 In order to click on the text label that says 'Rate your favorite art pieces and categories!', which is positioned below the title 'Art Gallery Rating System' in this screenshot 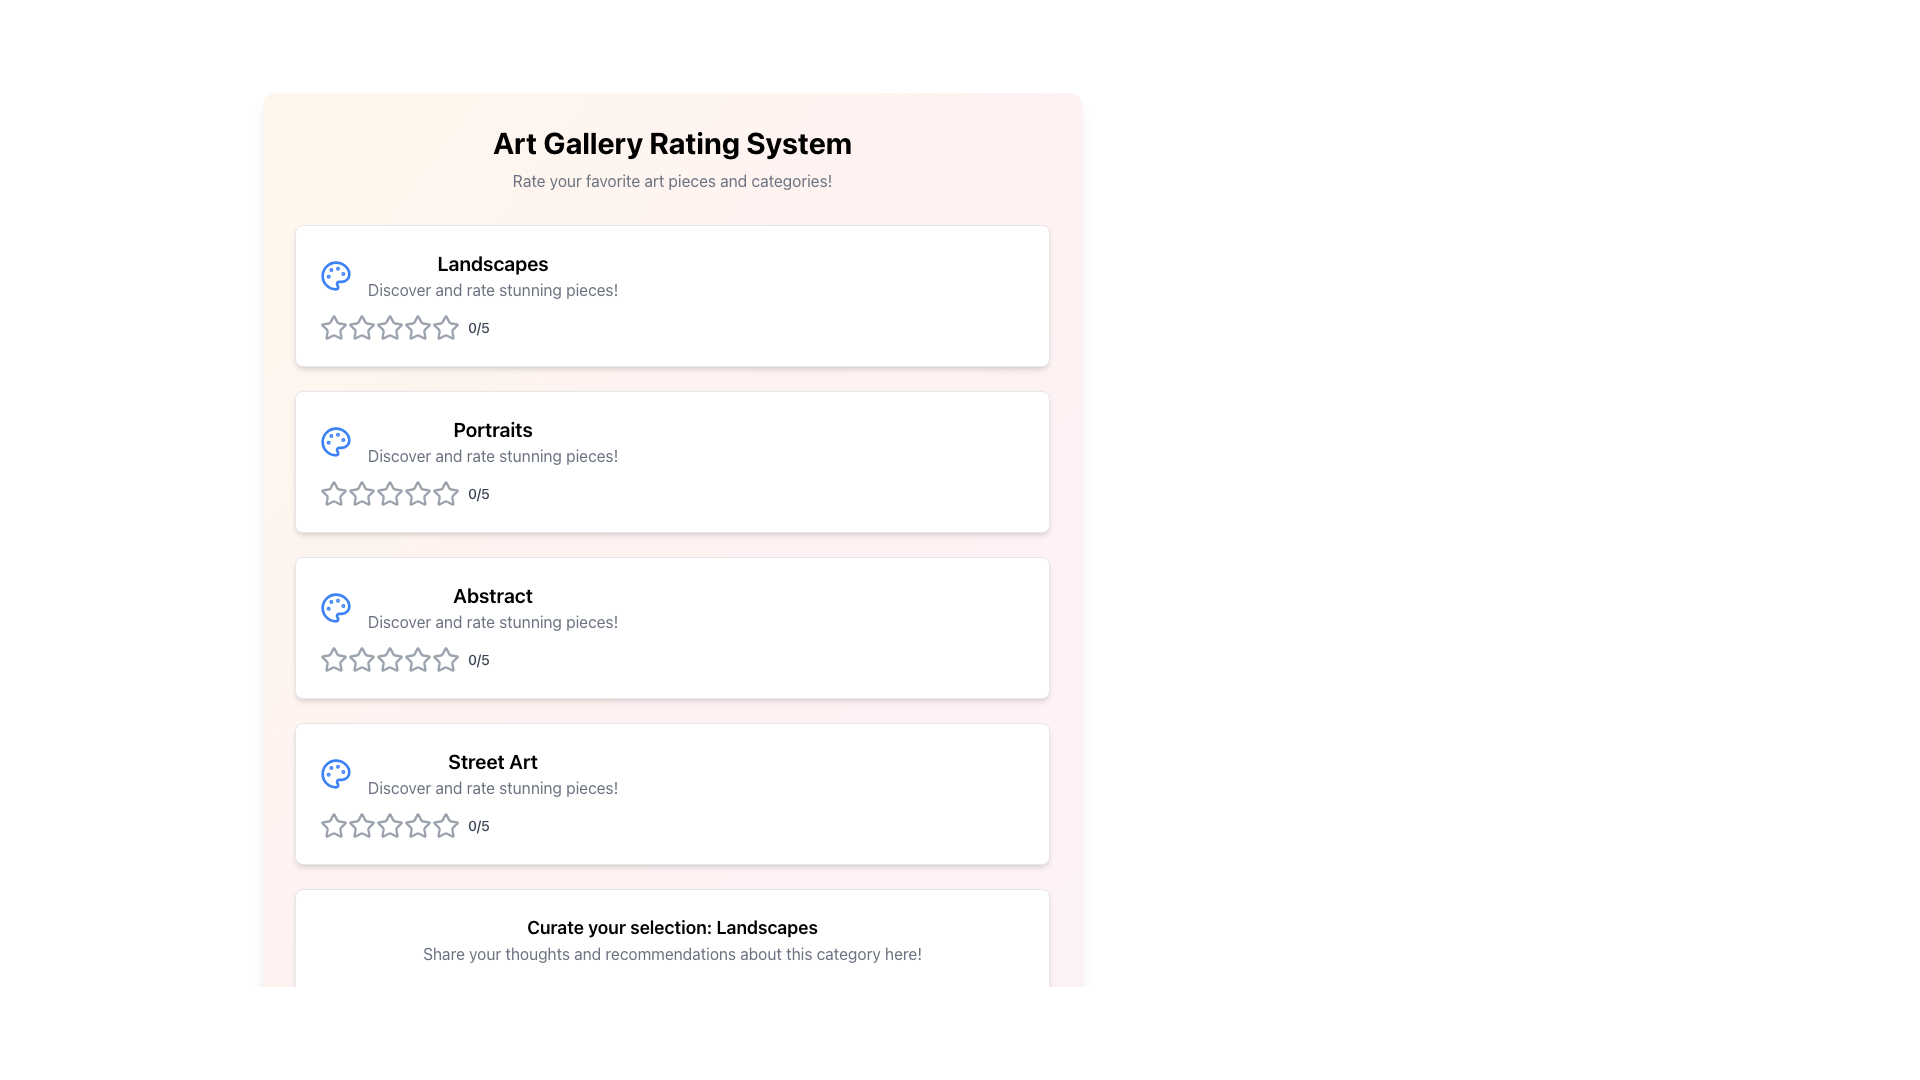, I will do `click(672, 181)`.